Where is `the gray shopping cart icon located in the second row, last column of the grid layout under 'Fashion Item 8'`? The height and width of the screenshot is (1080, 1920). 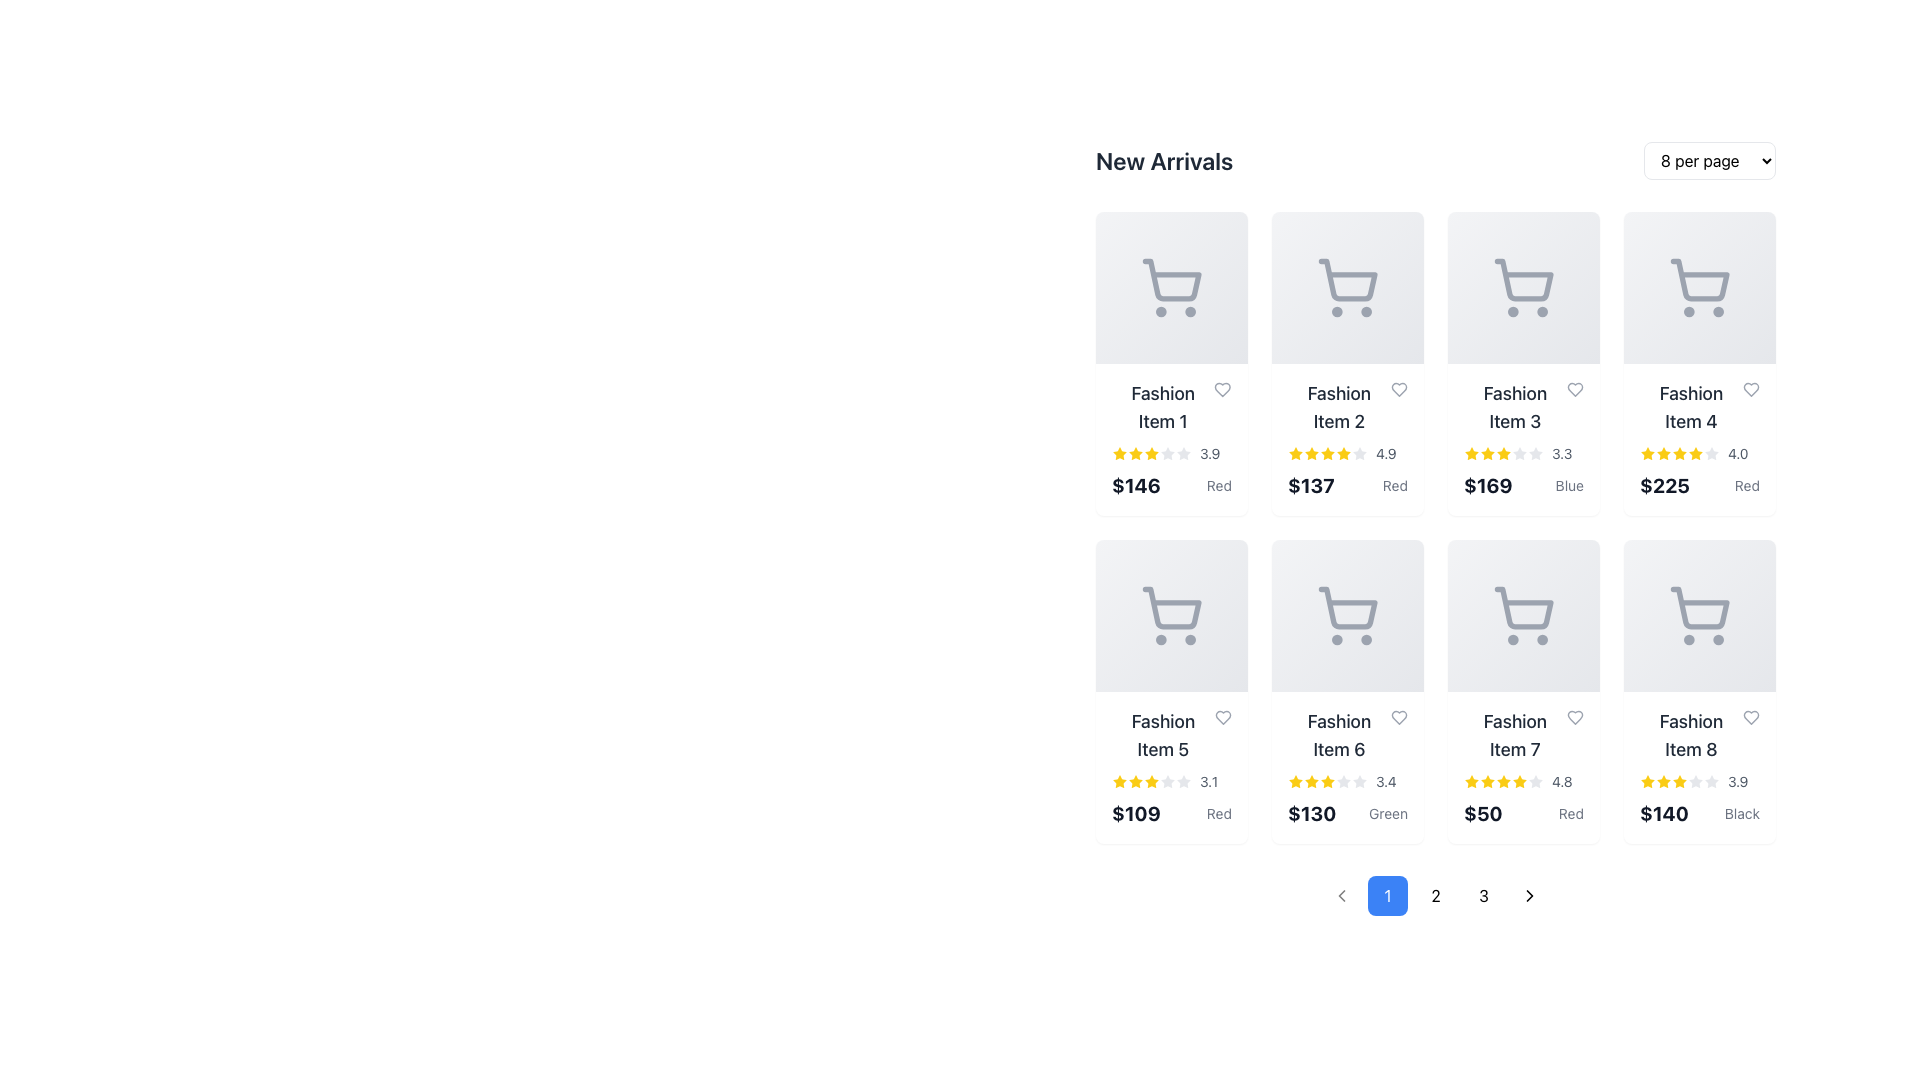 the gray shopping cart icon located in the second row, last column of the grid layout under 'Fashion Item 8' is located at coordinates (1698, 615).